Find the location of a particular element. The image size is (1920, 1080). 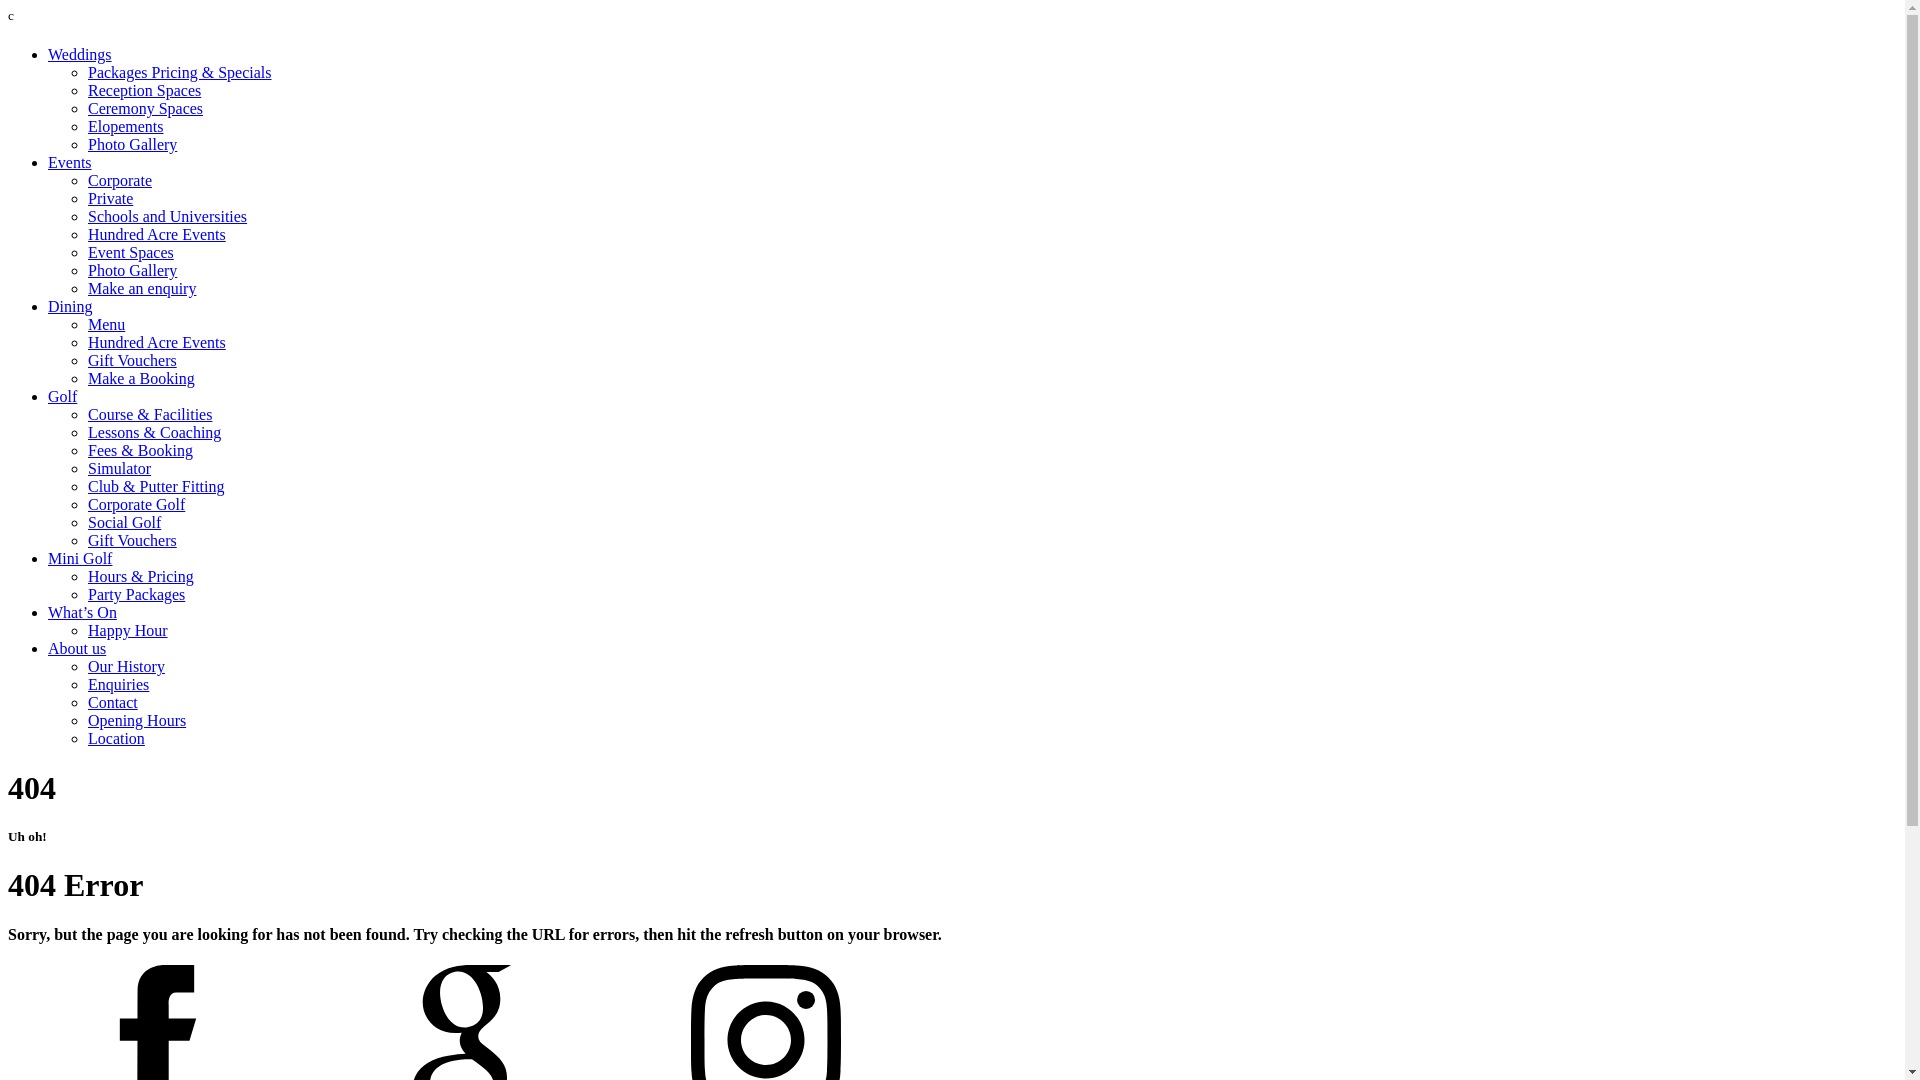

'Fees & Booking' is located at coordinates (86, 450).